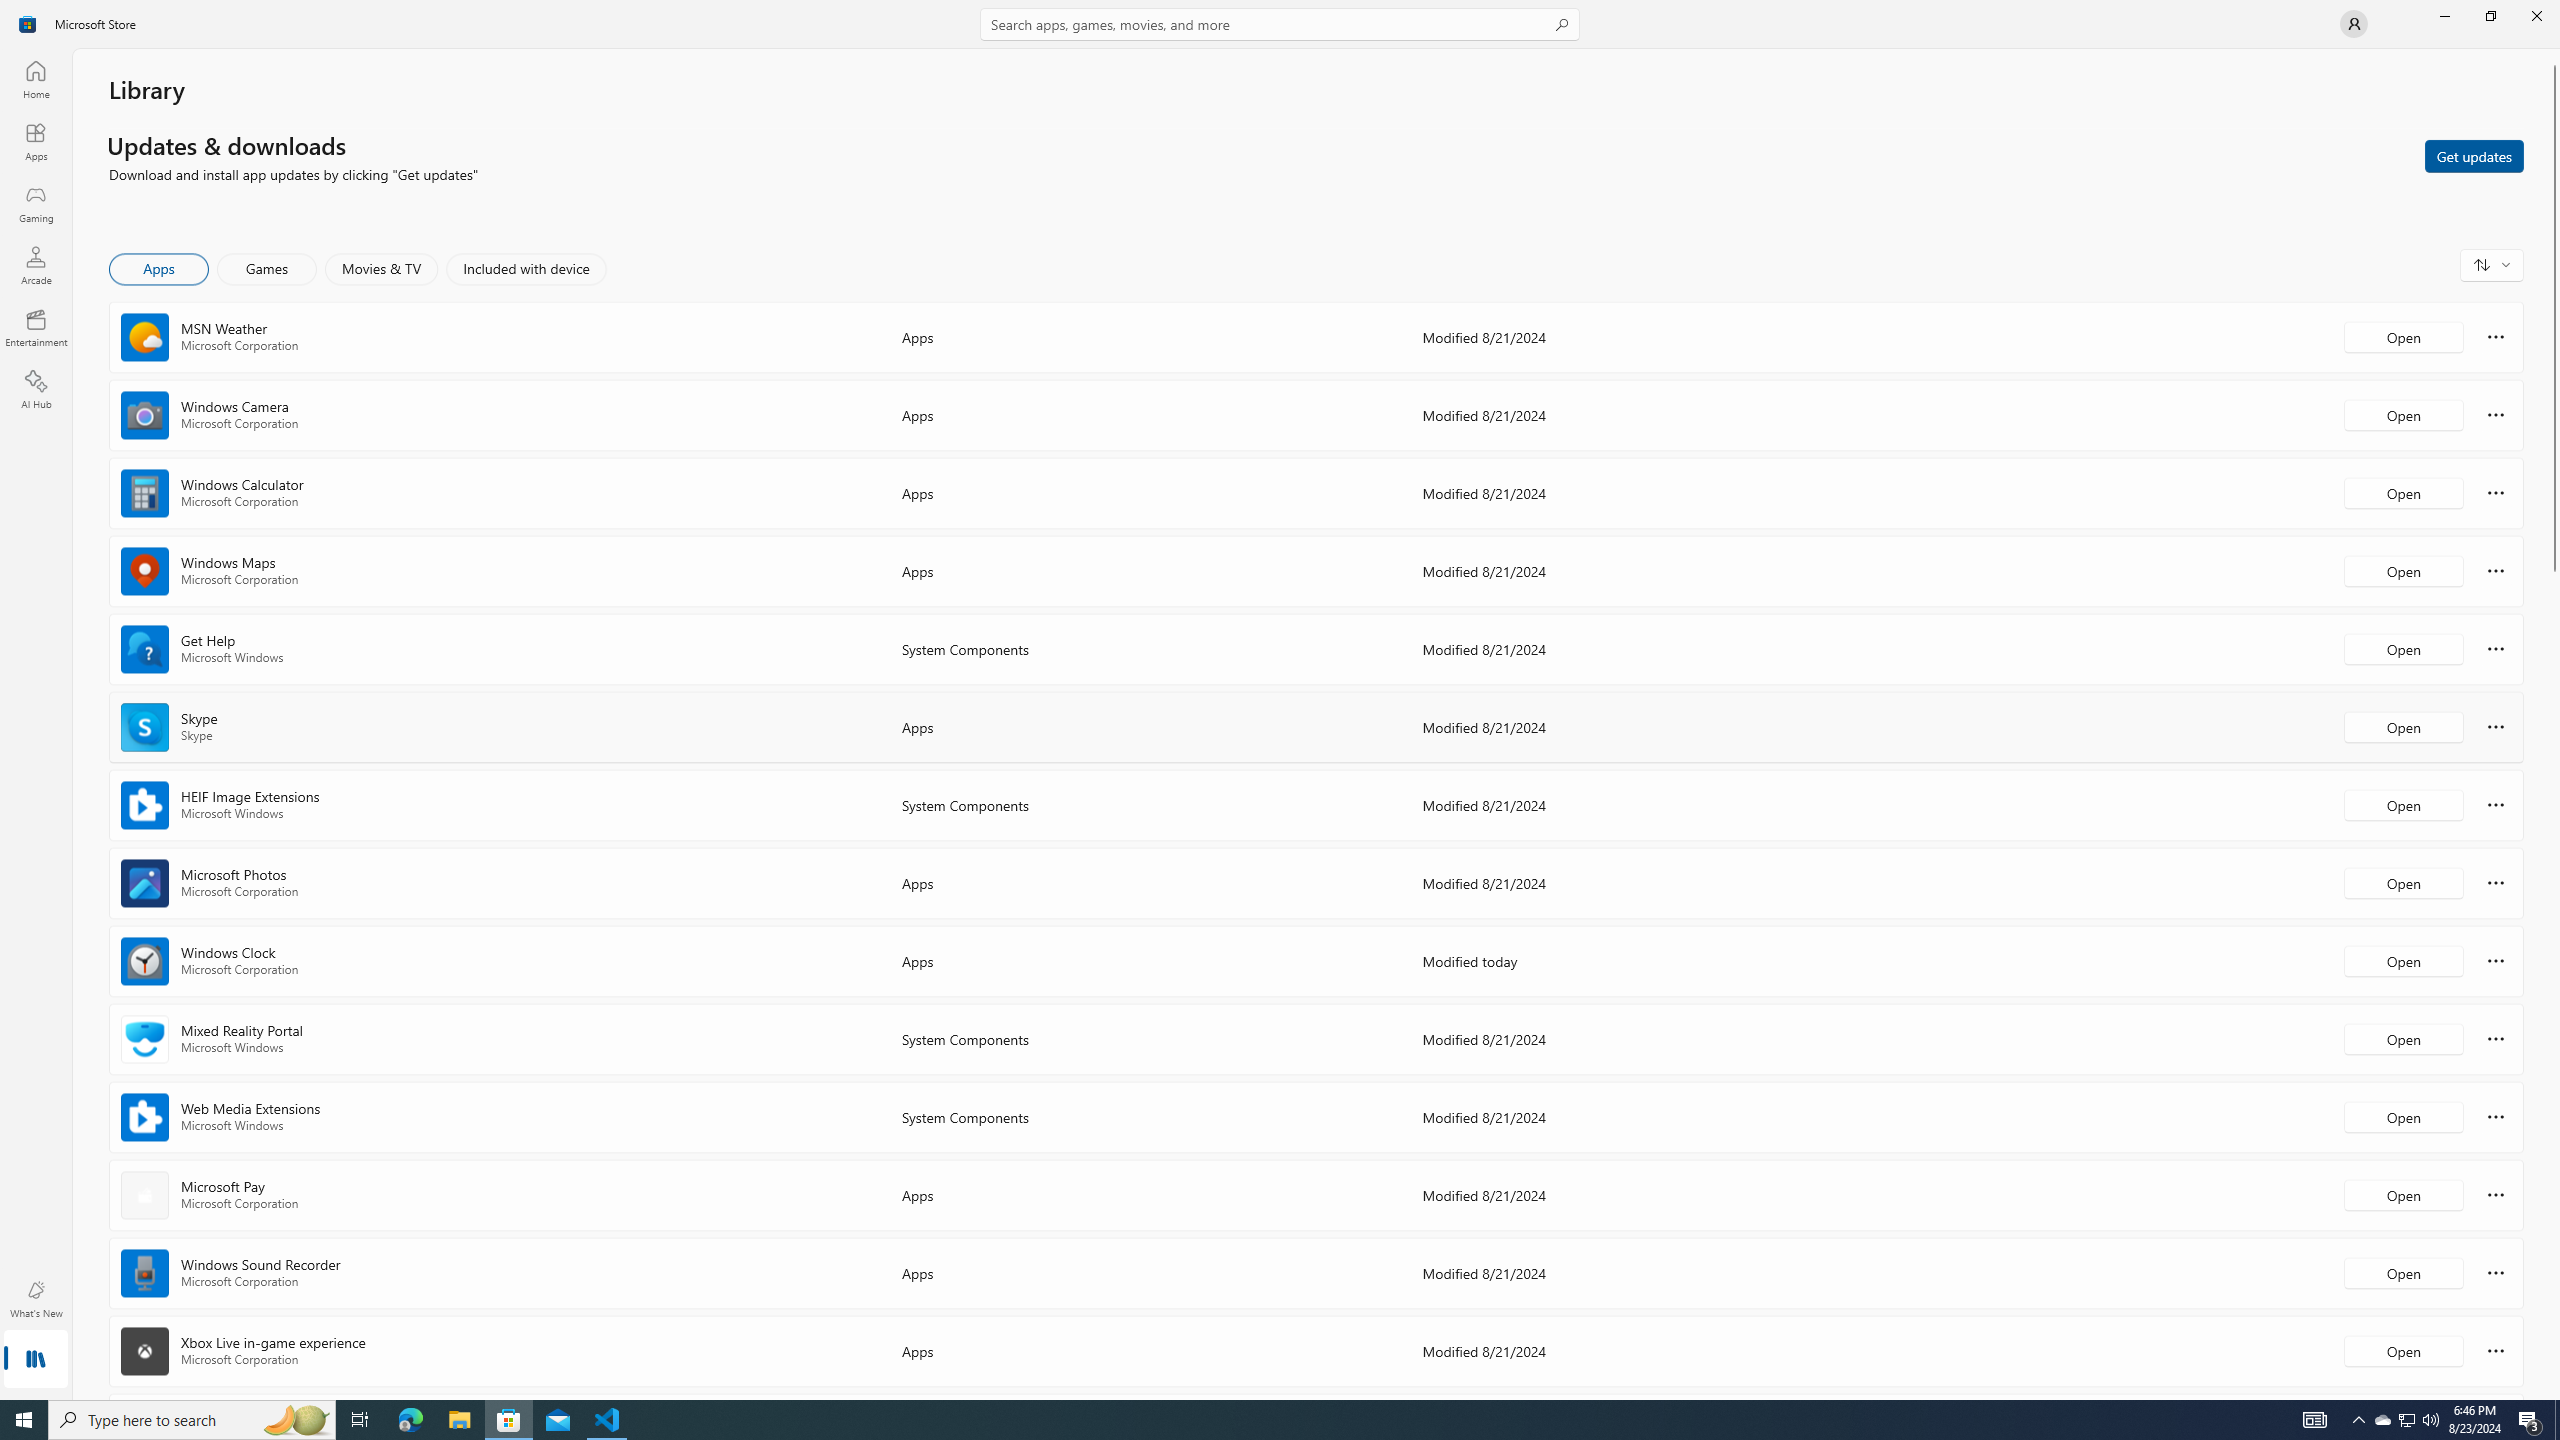 This screenshot has width=2560, height=1440. What do you see at coordinates (2474, 154) in the screenshot?
I see `'Get updates'` at bounding box center [2474, 154].